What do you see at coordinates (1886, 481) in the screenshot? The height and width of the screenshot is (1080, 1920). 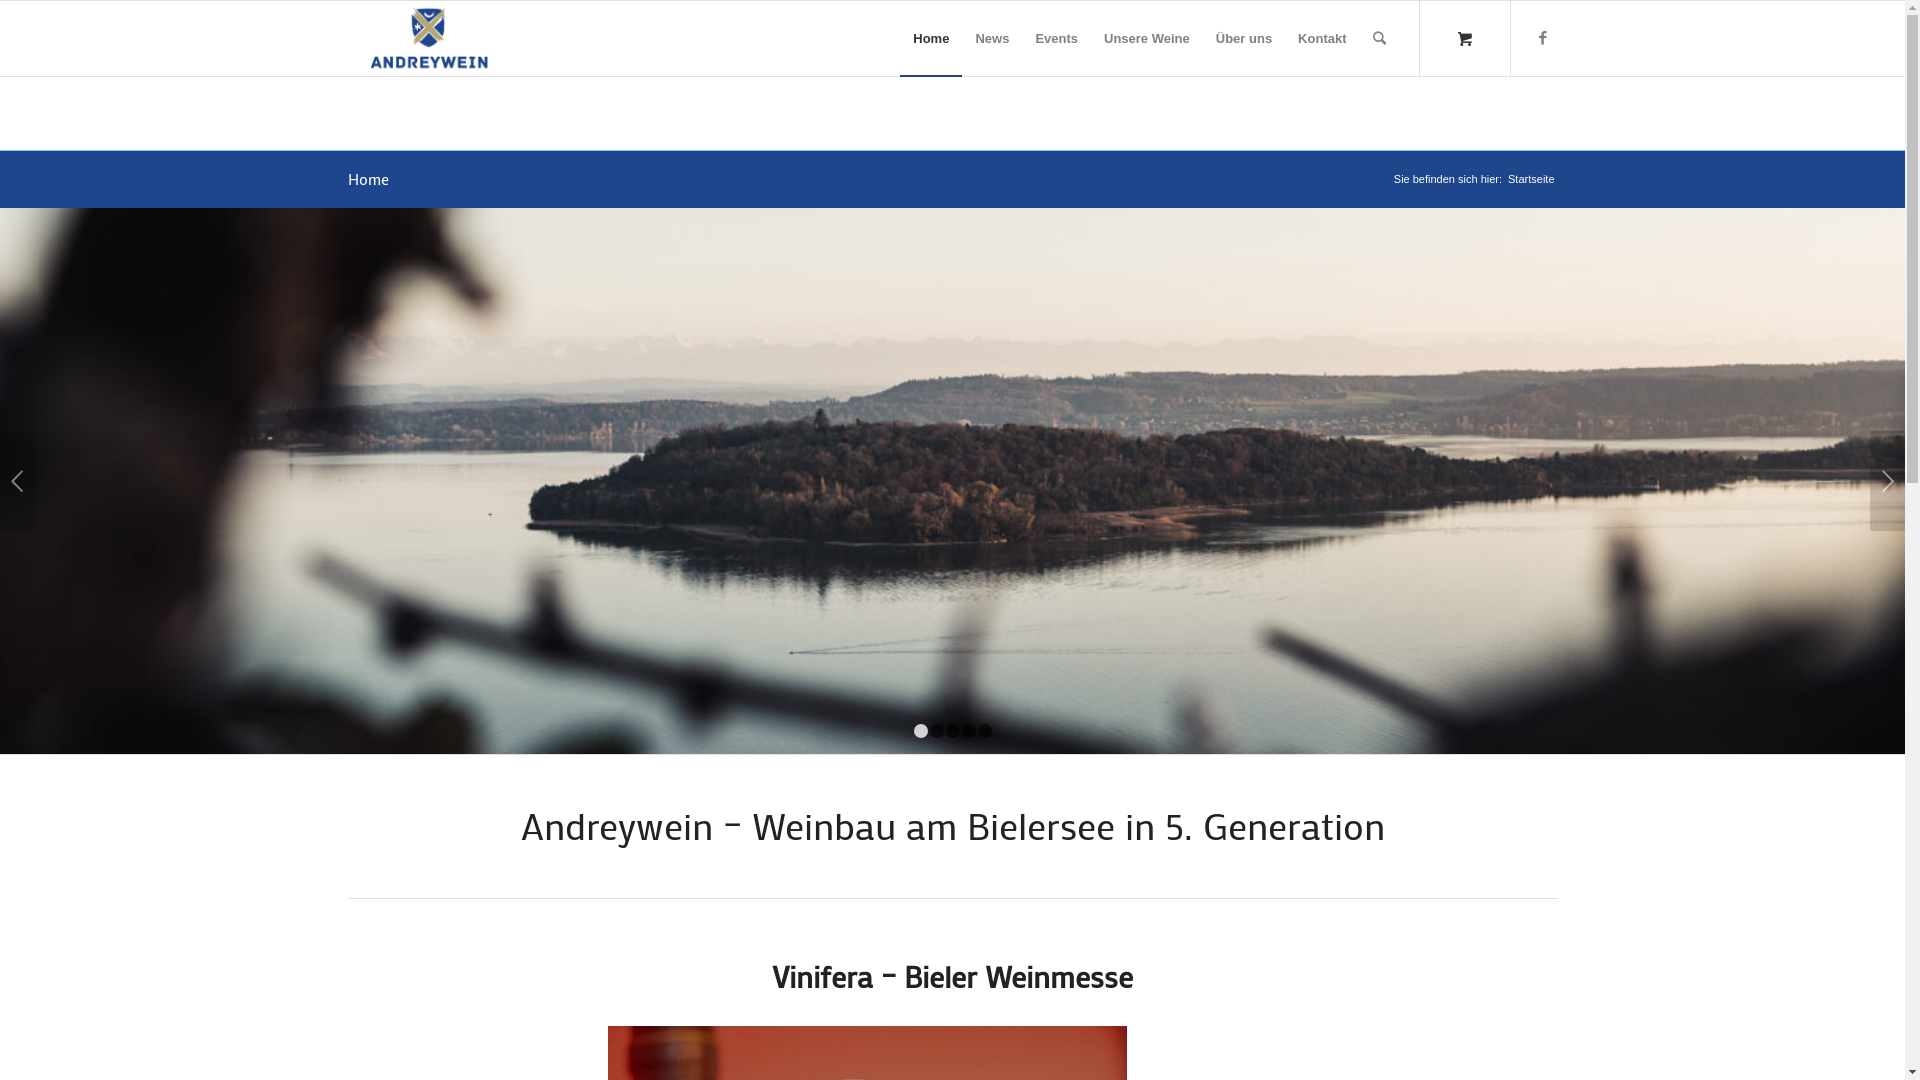 I see `'Weiter'` at bounding box center [1886, 481].